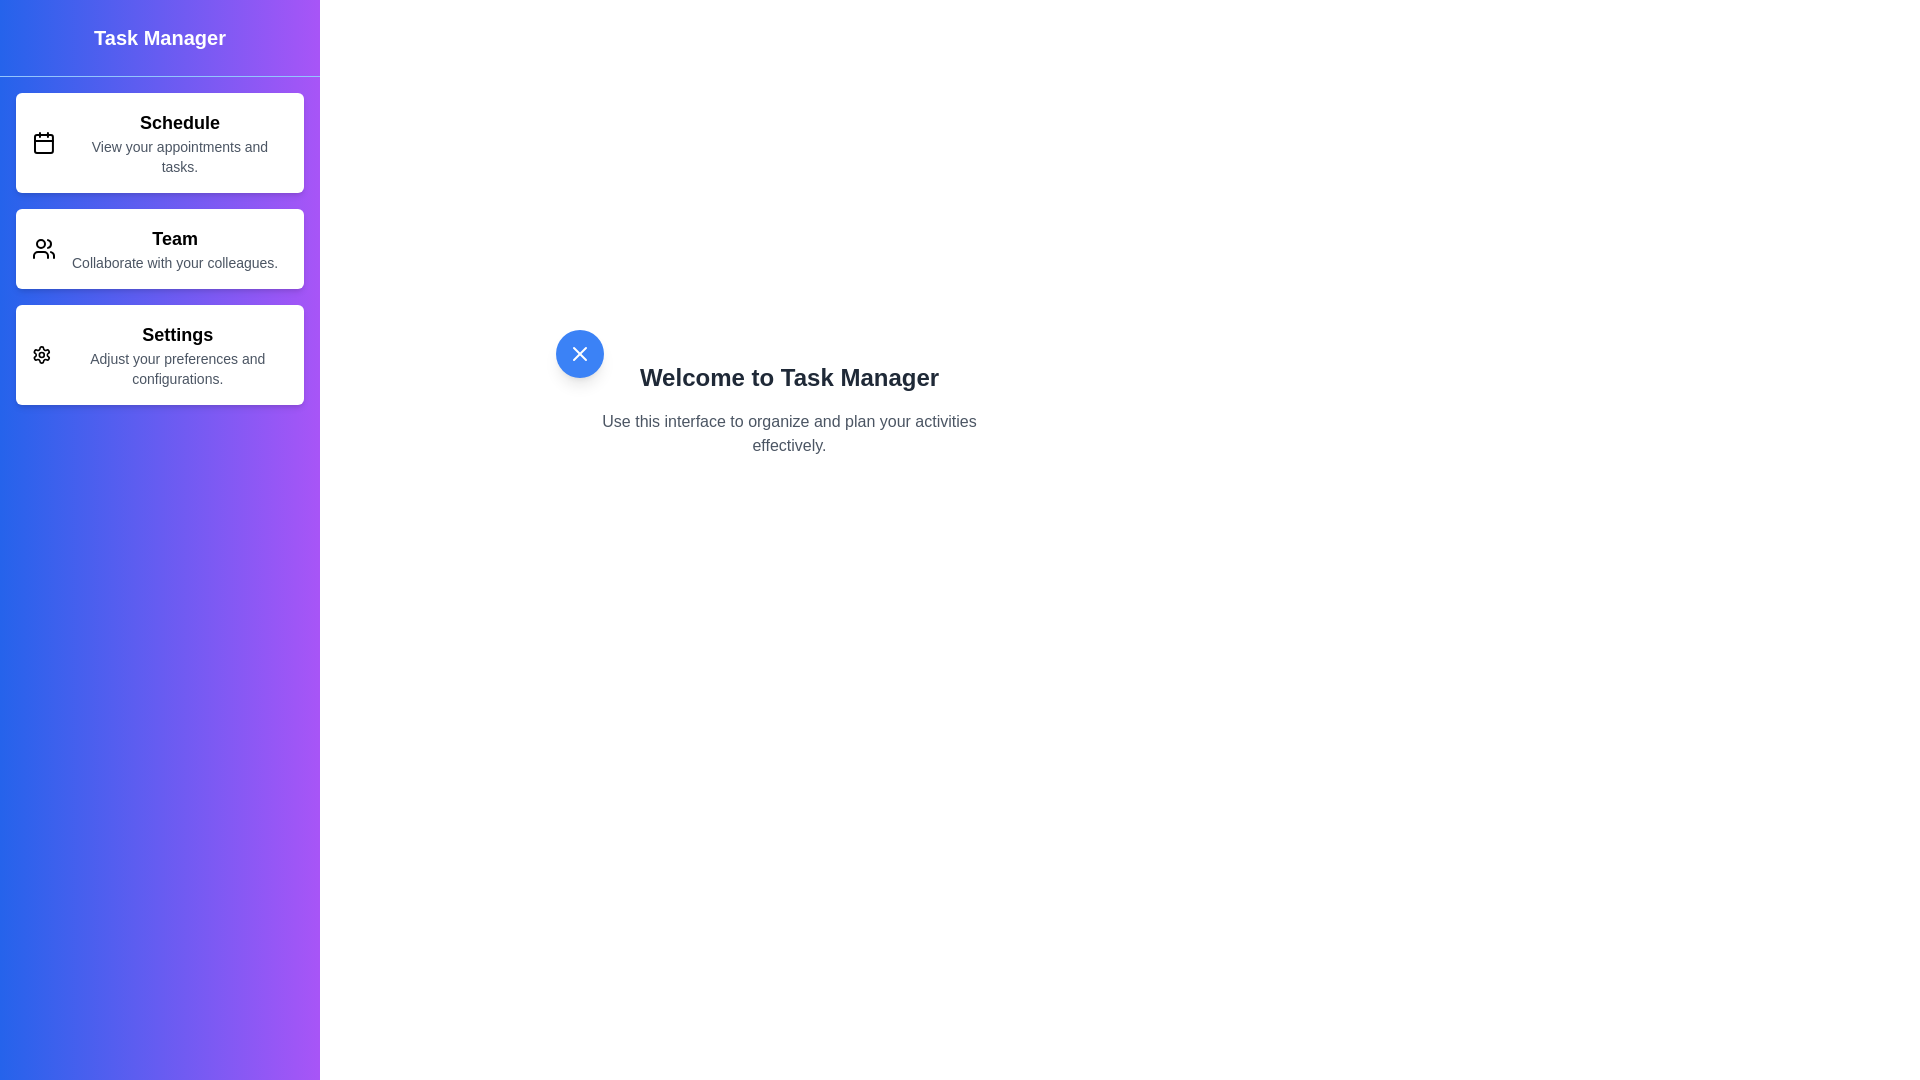 This screenshot has height=1080, width=1920. Describe the element at coordinates (158, 141) in the screenshot. I see `the menu item Schedule` at that location.